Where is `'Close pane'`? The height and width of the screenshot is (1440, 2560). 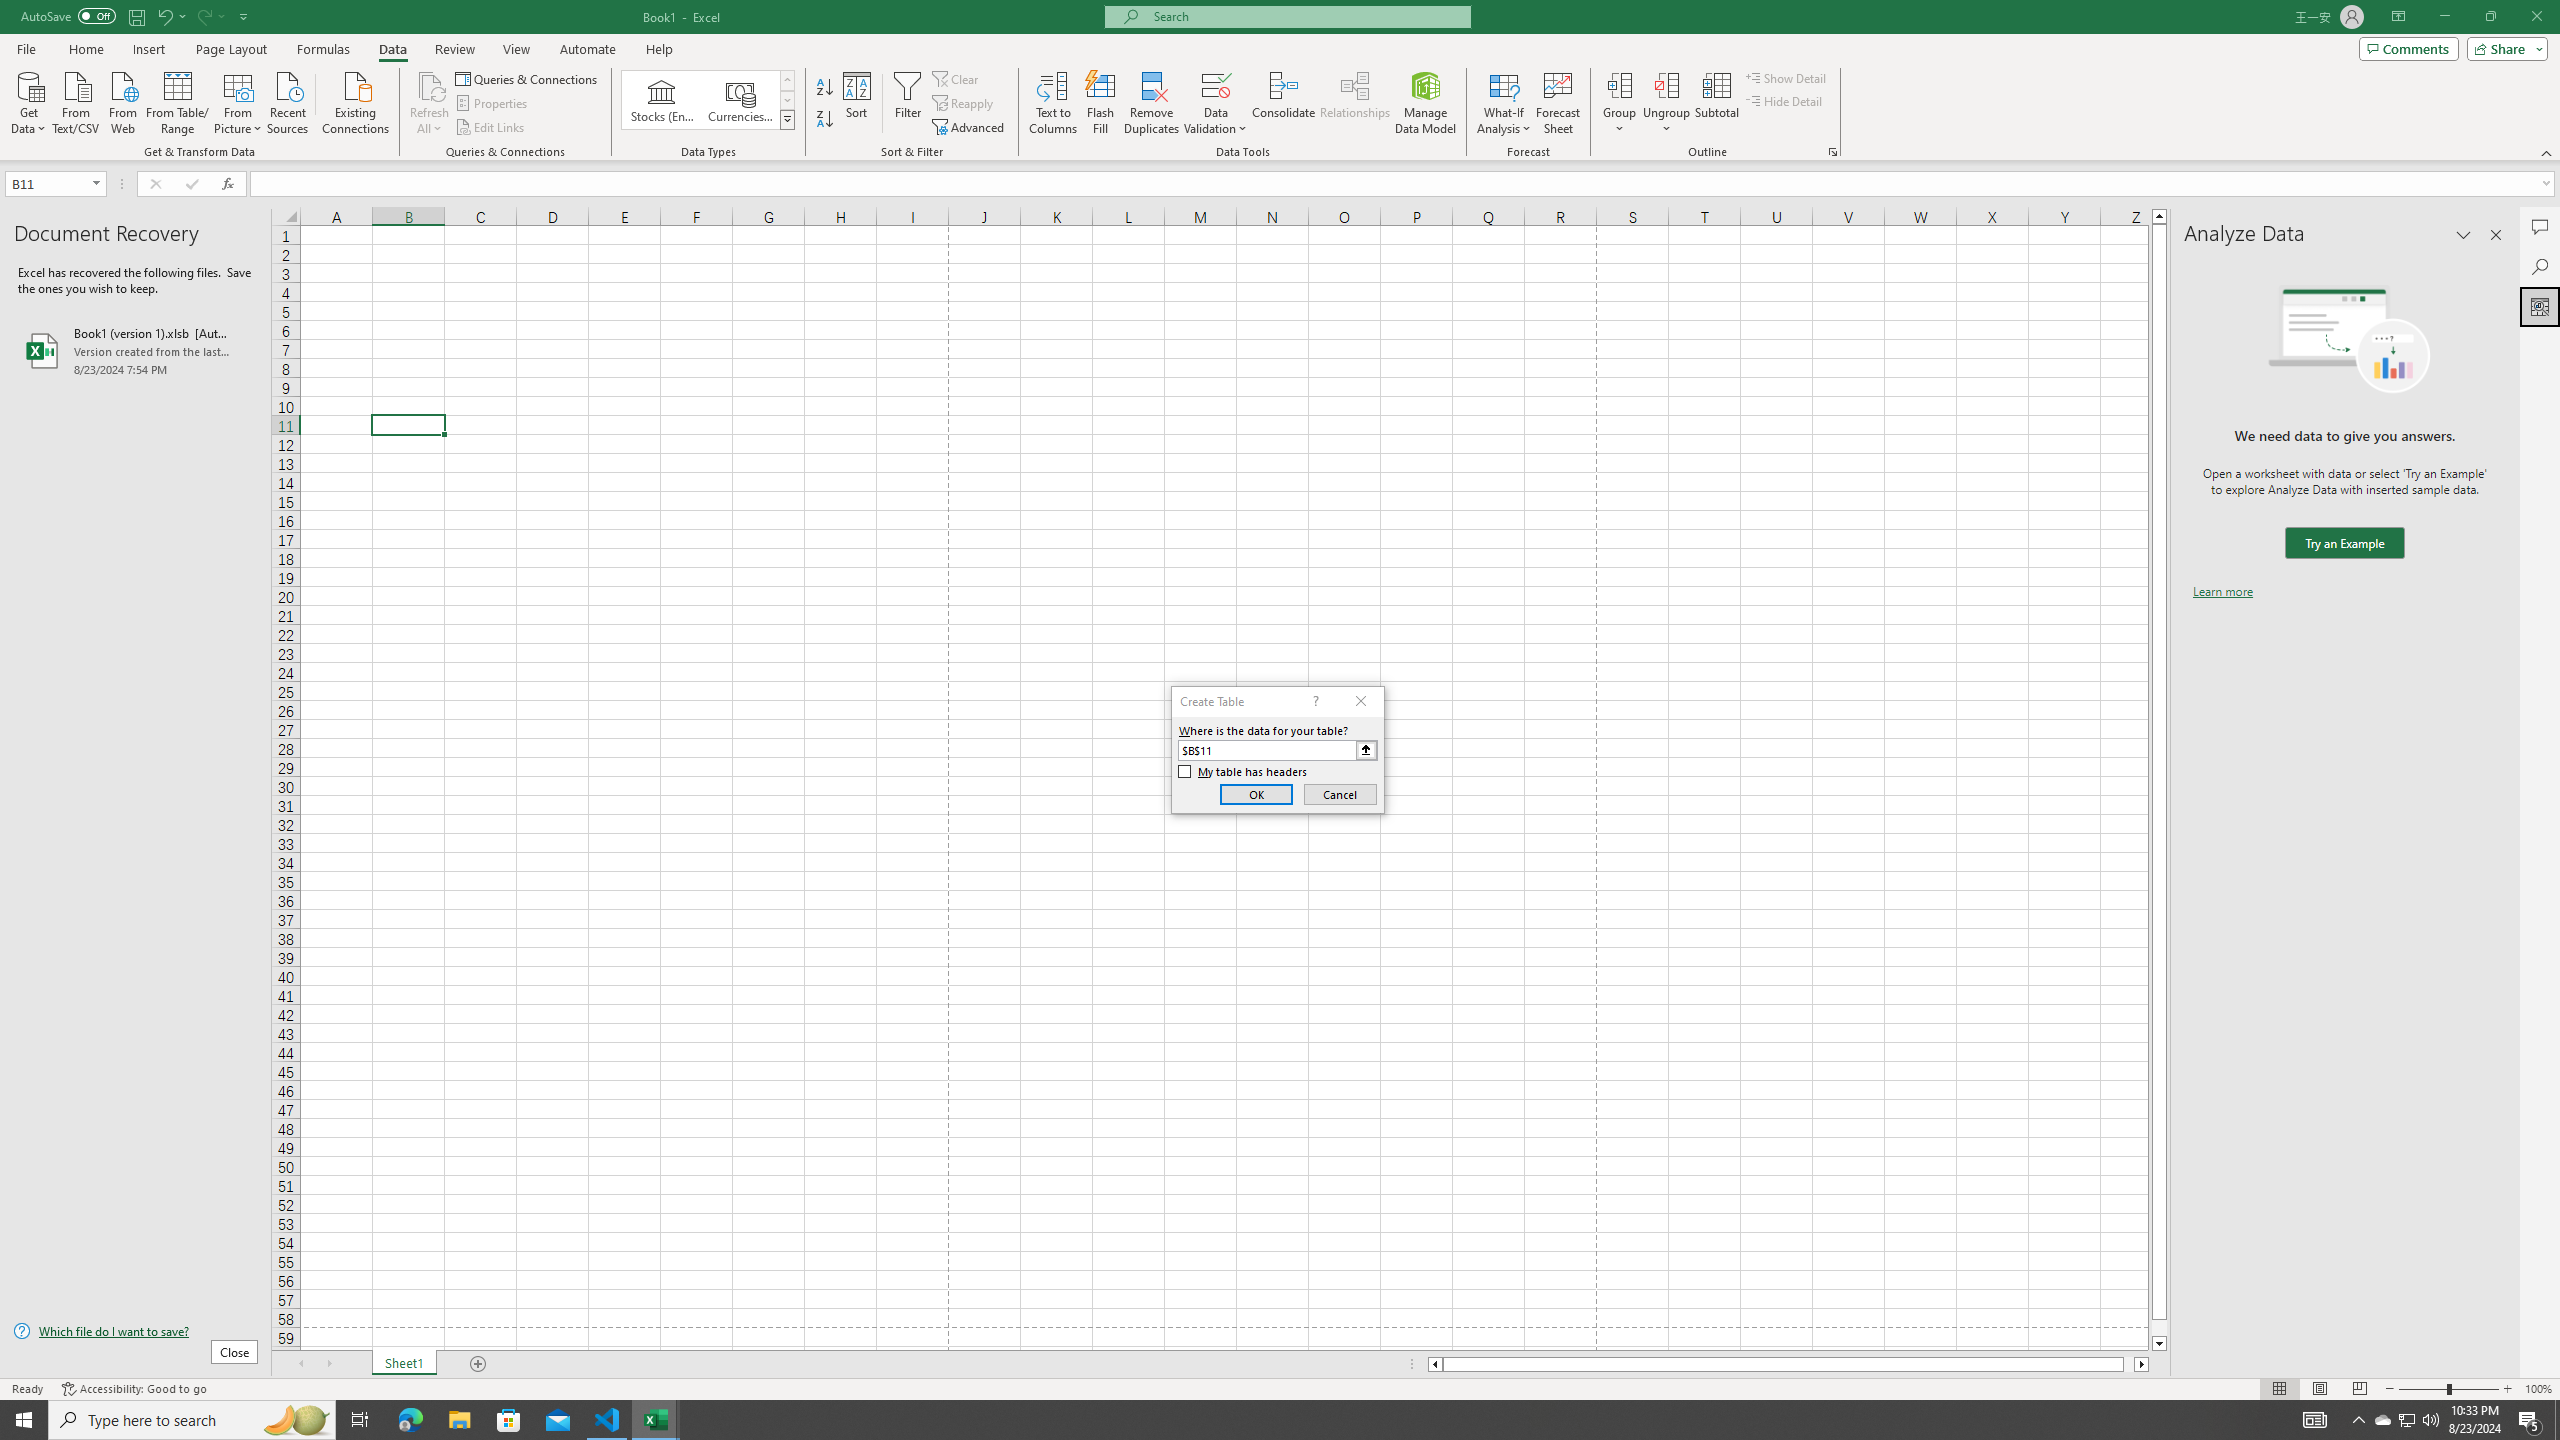
'Close pane' is located at coordinates (2495, 234).